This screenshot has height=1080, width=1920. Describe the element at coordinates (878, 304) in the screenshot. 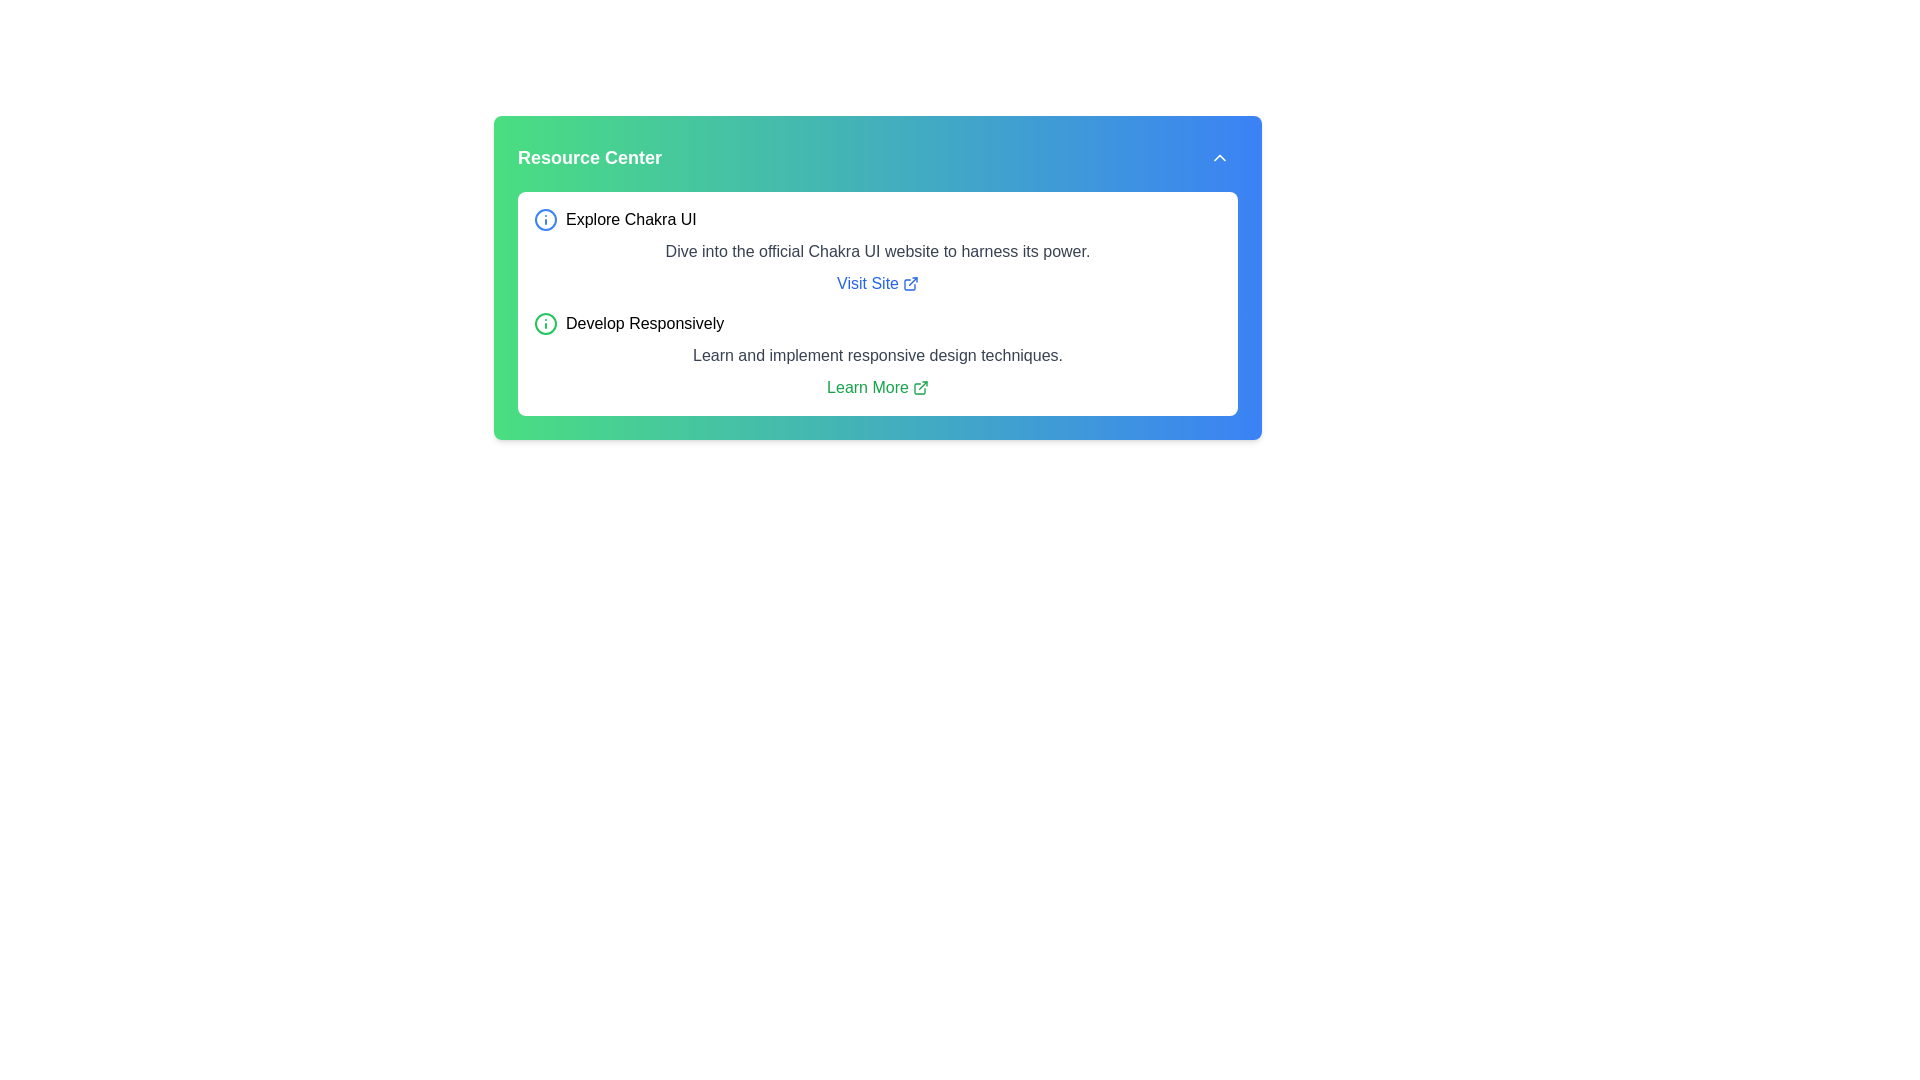

I see `the Content block with links, which presents information about two topics with descriptions and links for further exploration, located below the 'Resource Center' title` at that location.